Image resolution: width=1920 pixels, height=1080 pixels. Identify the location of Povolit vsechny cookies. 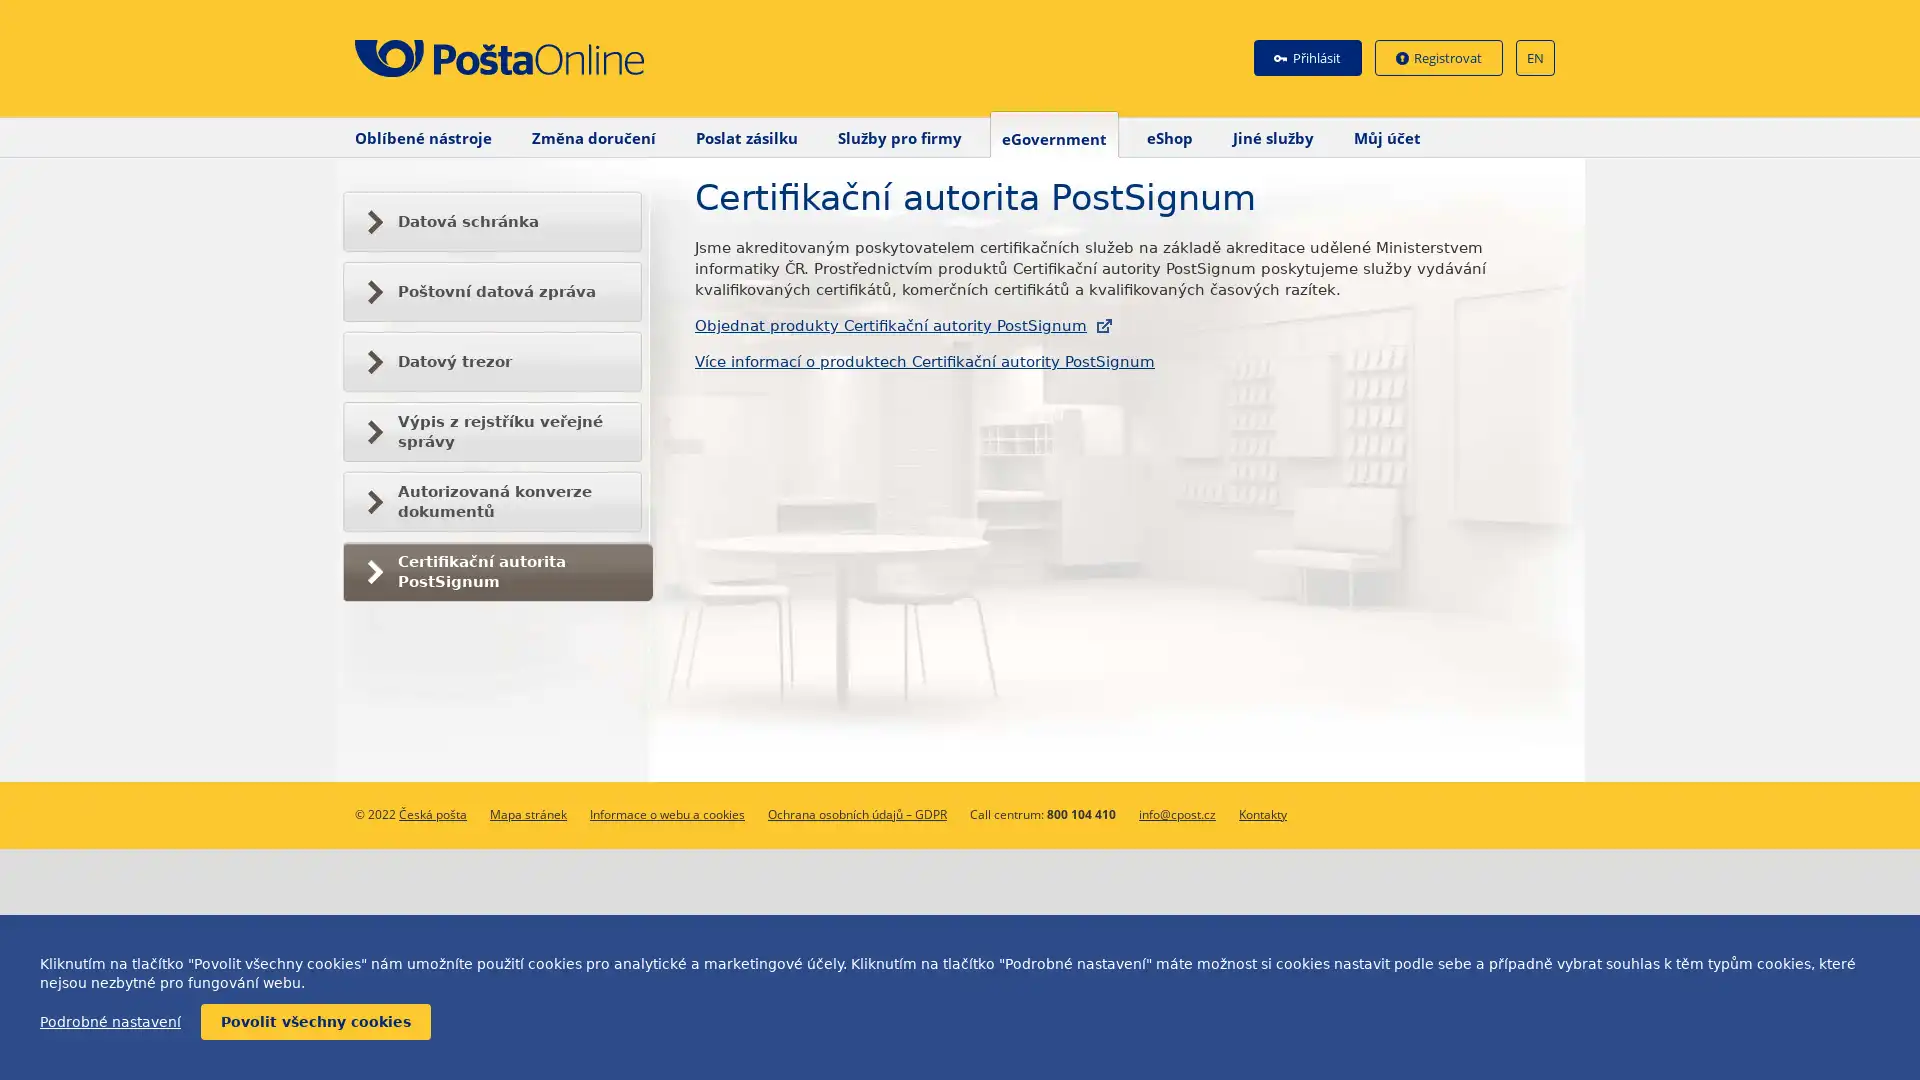
(315, 1022).